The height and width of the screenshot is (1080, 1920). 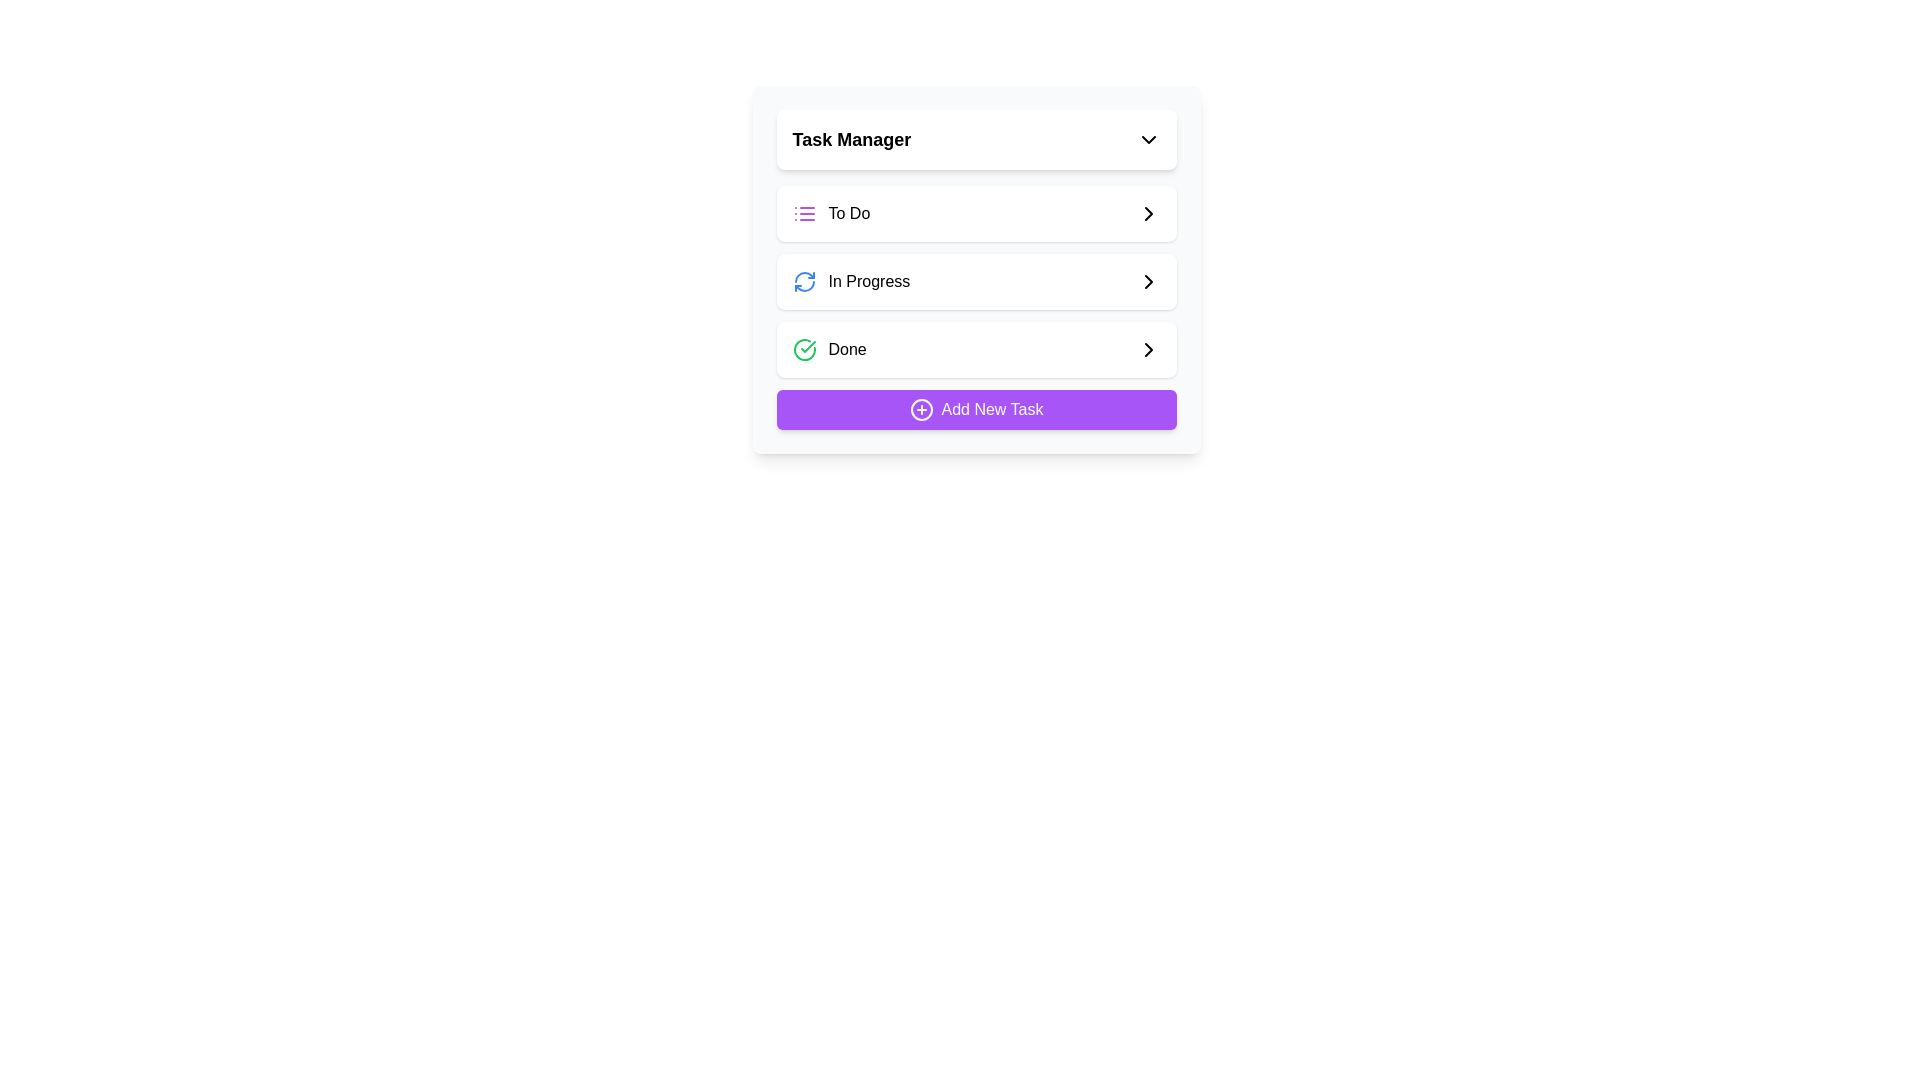 What do you see at coordinates (1148, 349) in the screenshot?
I see `the actionable chevron button located at the far right of the 'Done' section bar` at bounding box center [1148, 349].